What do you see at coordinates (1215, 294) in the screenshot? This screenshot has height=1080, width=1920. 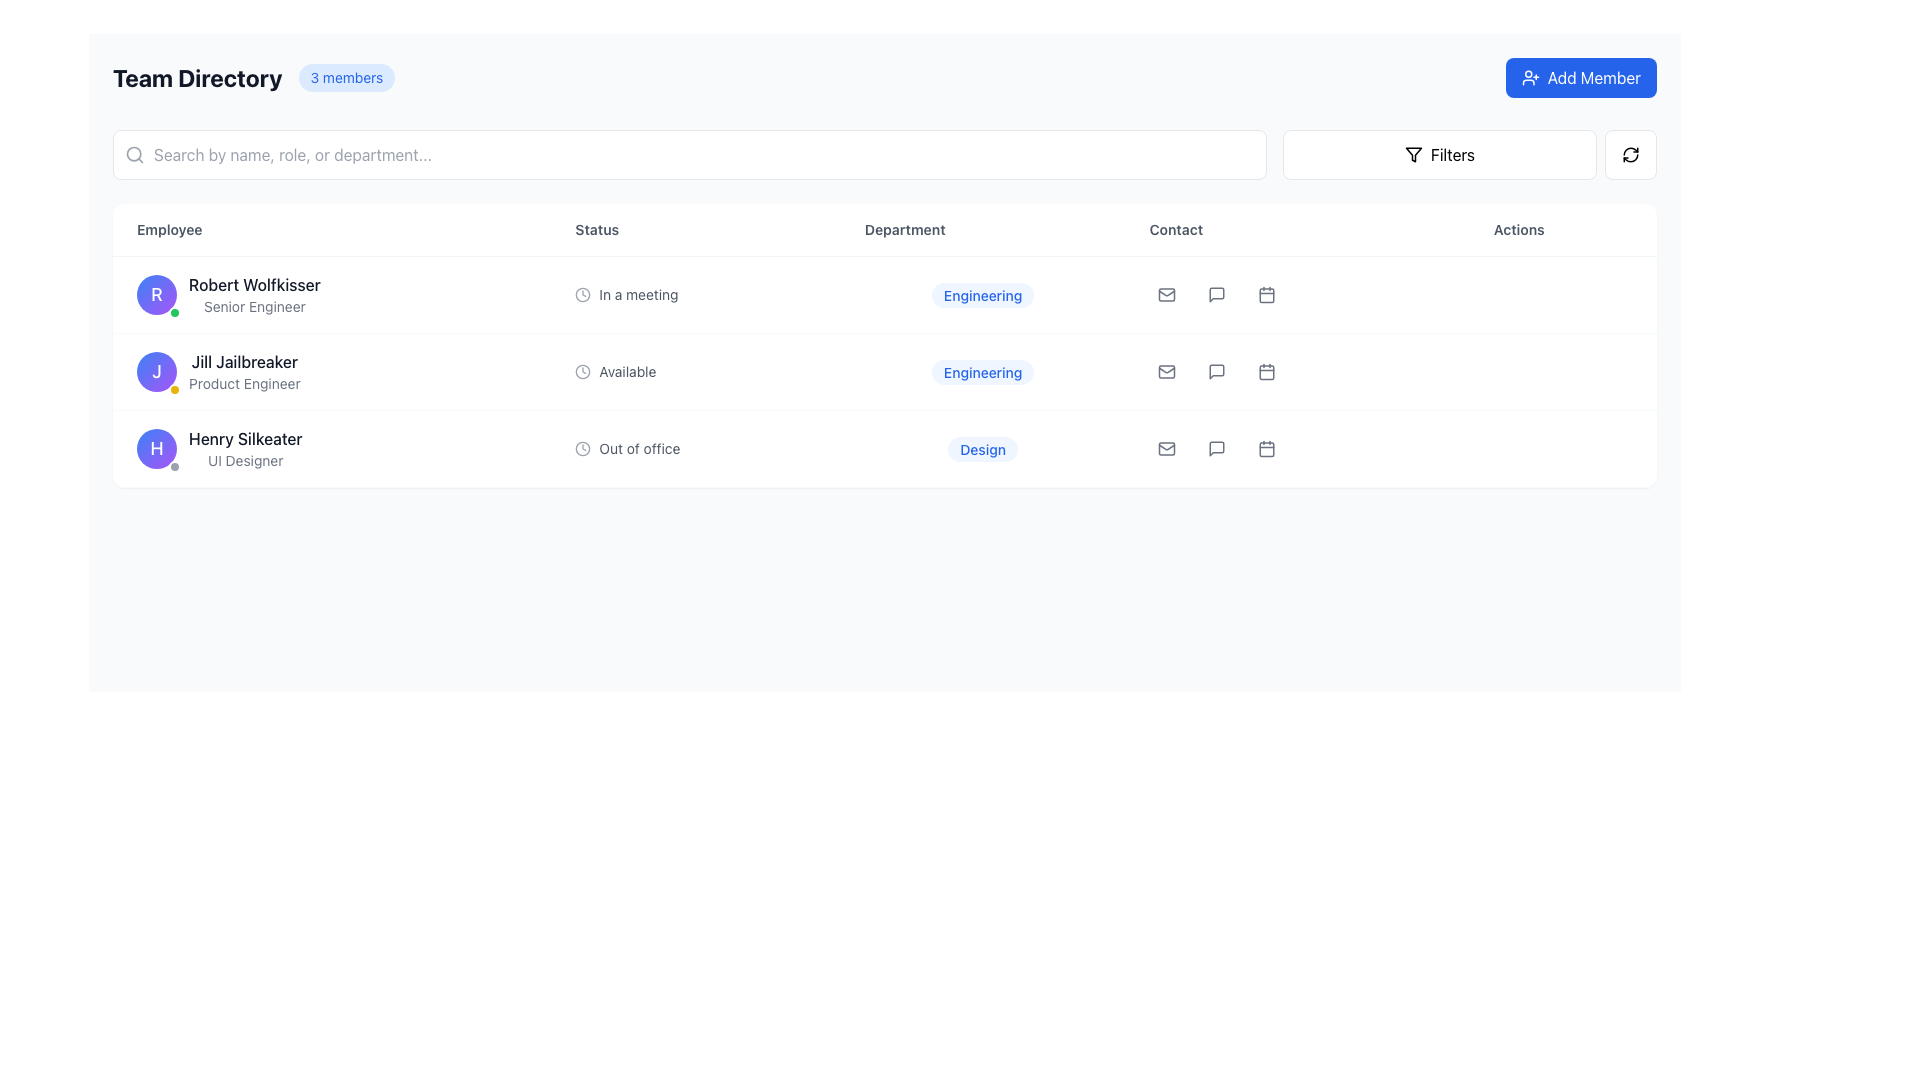 I see `the messaging SVG icon located in the 'Contact' column of the second row of the employee list, positioned between the email icon on the left and the calendar icon on the right` at bounding box center [1215, 294].